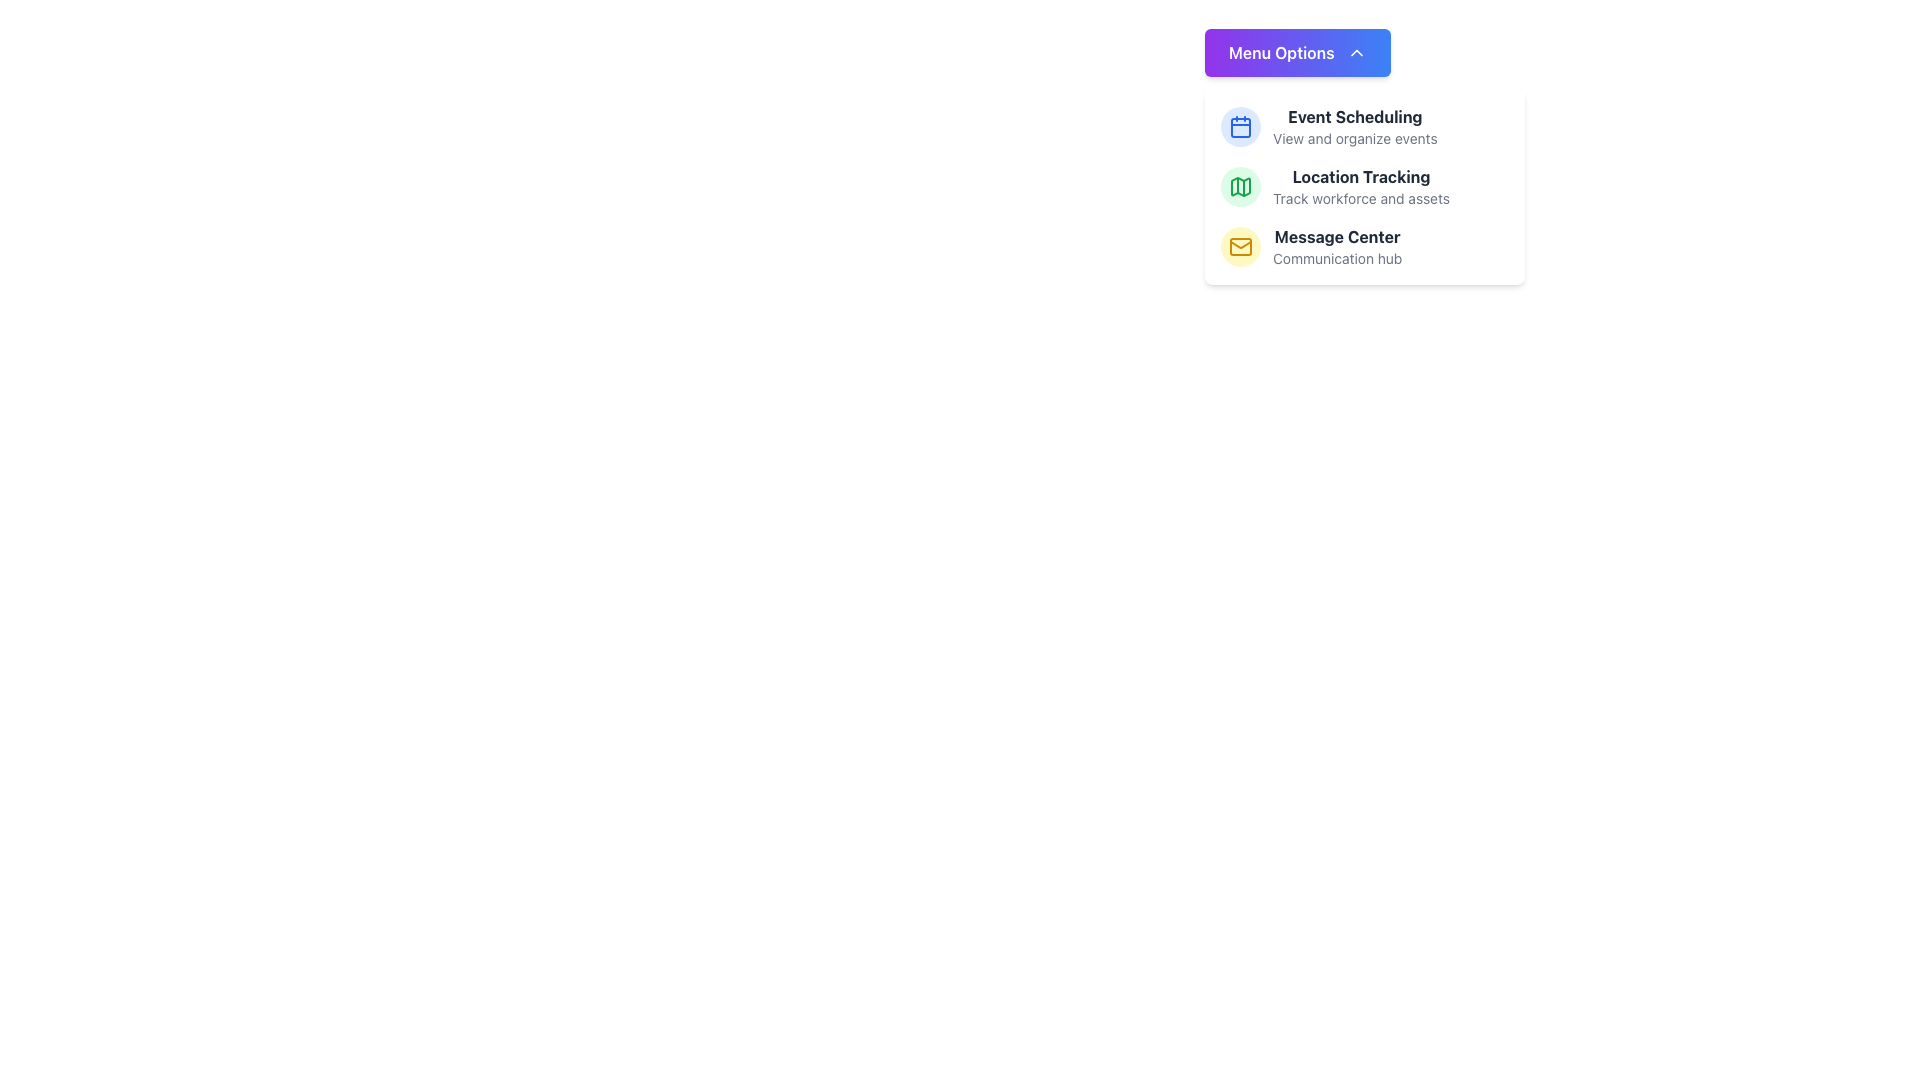  I want to click on the upward-pointing chevron icon located to the right of the 'Menu Options' button in the top-right region of the interface, so click(1356, 52).